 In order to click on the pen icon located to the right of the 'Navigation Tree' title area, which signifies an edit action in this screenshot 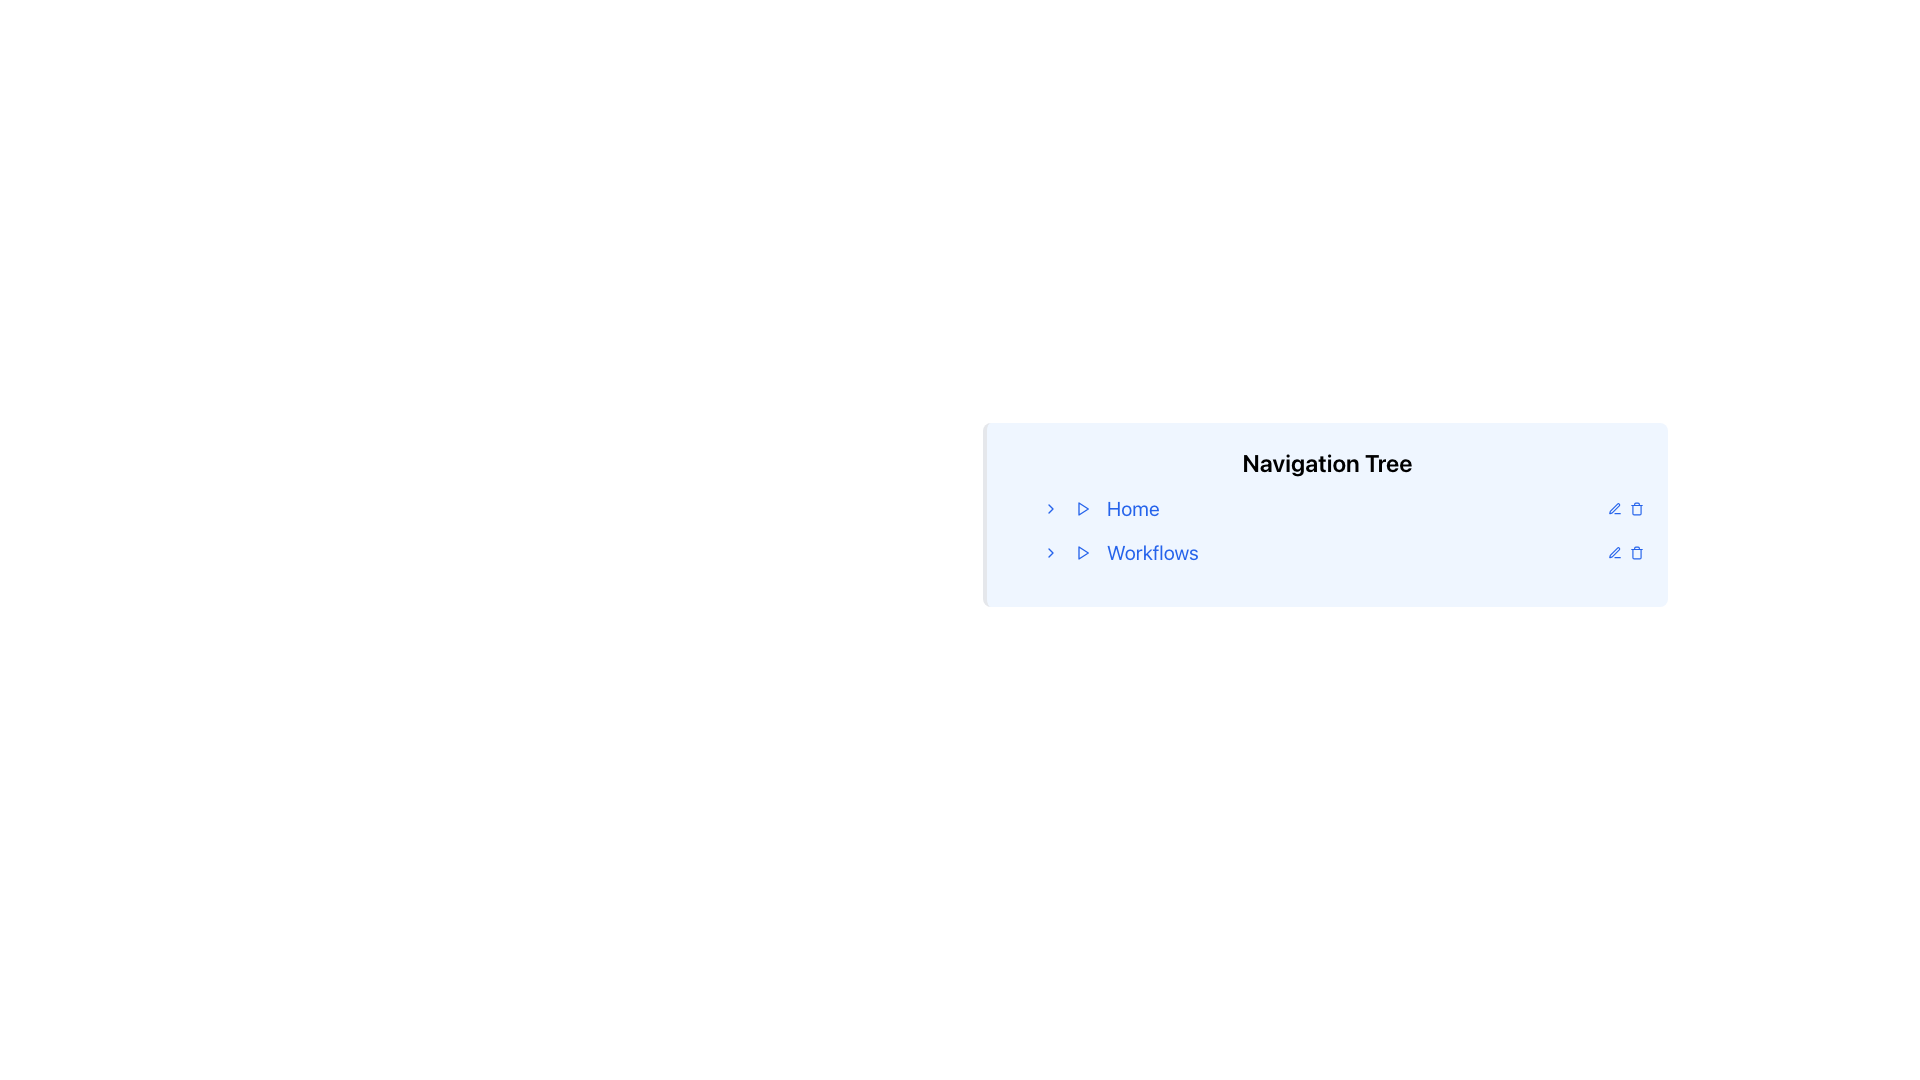, I will do `click(1614, 552)`.